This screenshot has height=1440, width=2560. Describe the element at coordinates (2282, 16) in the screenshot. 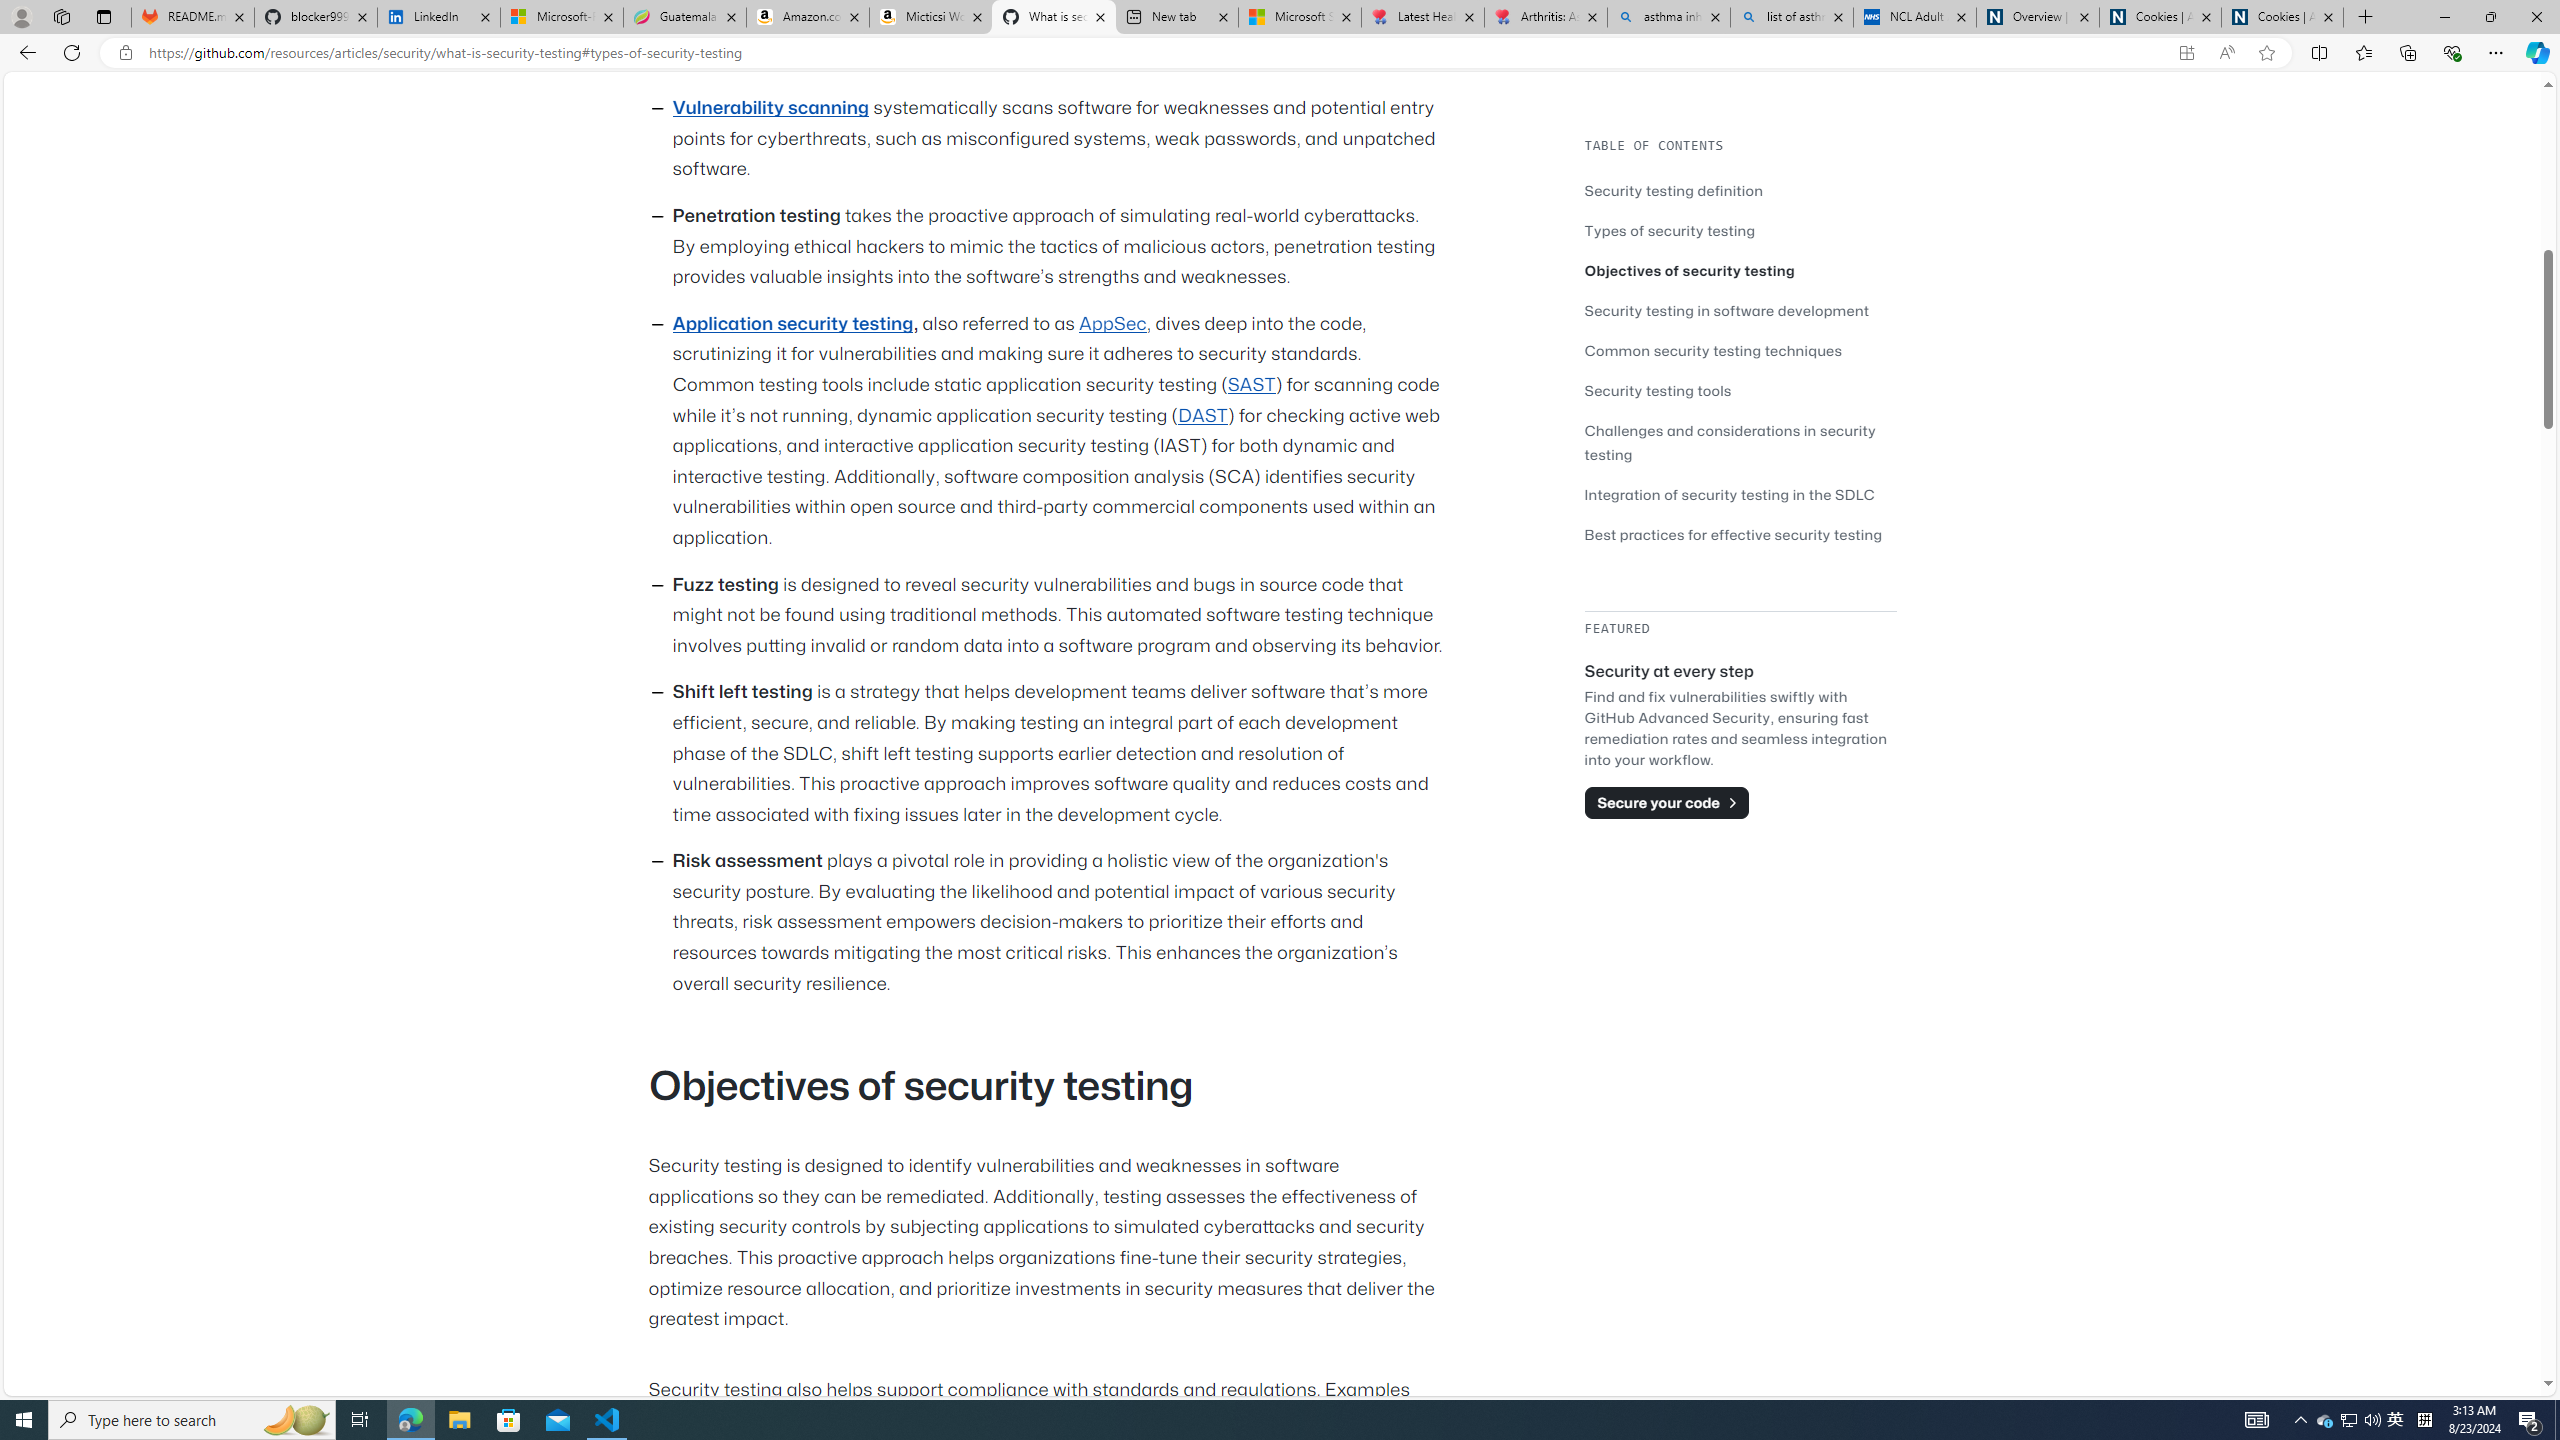

I see `'Cookies | About | NICE'` at that location.